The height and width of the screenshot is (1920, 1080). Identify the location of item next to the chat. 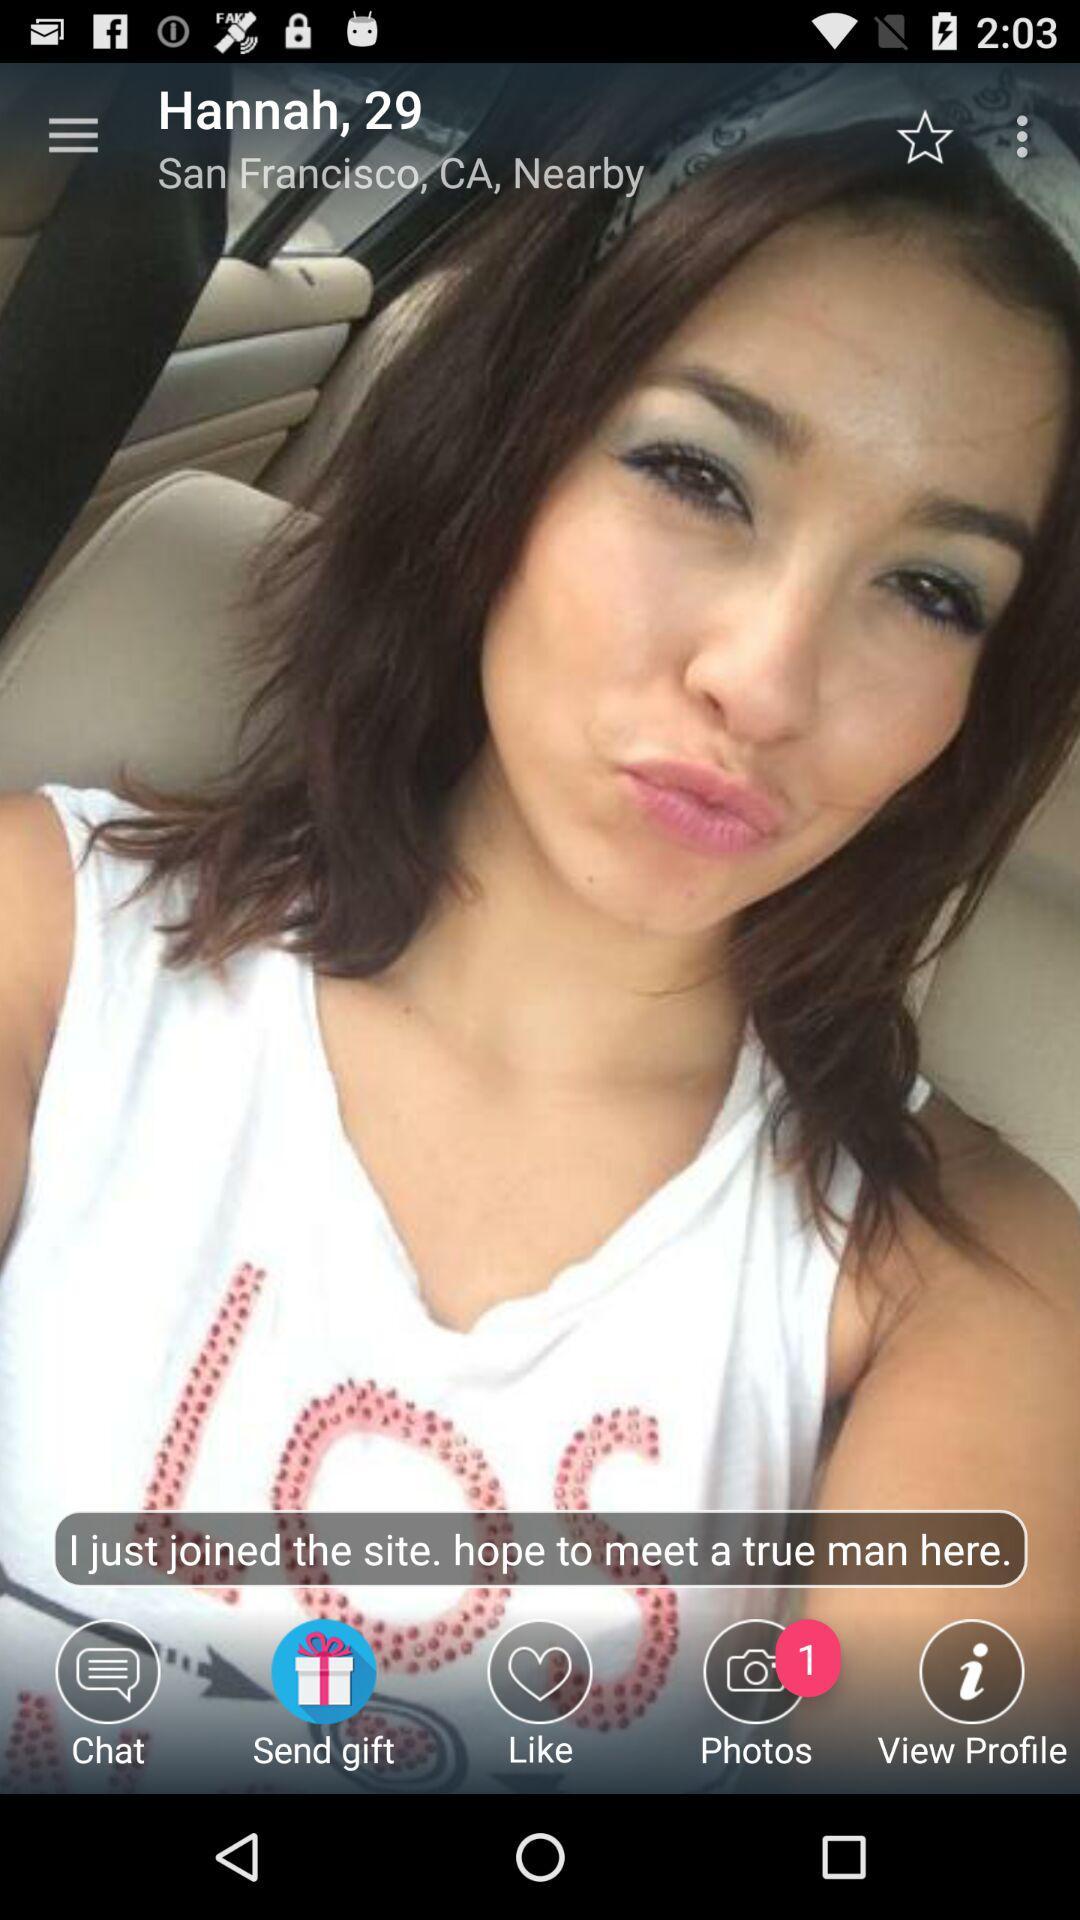
(323, 1705).